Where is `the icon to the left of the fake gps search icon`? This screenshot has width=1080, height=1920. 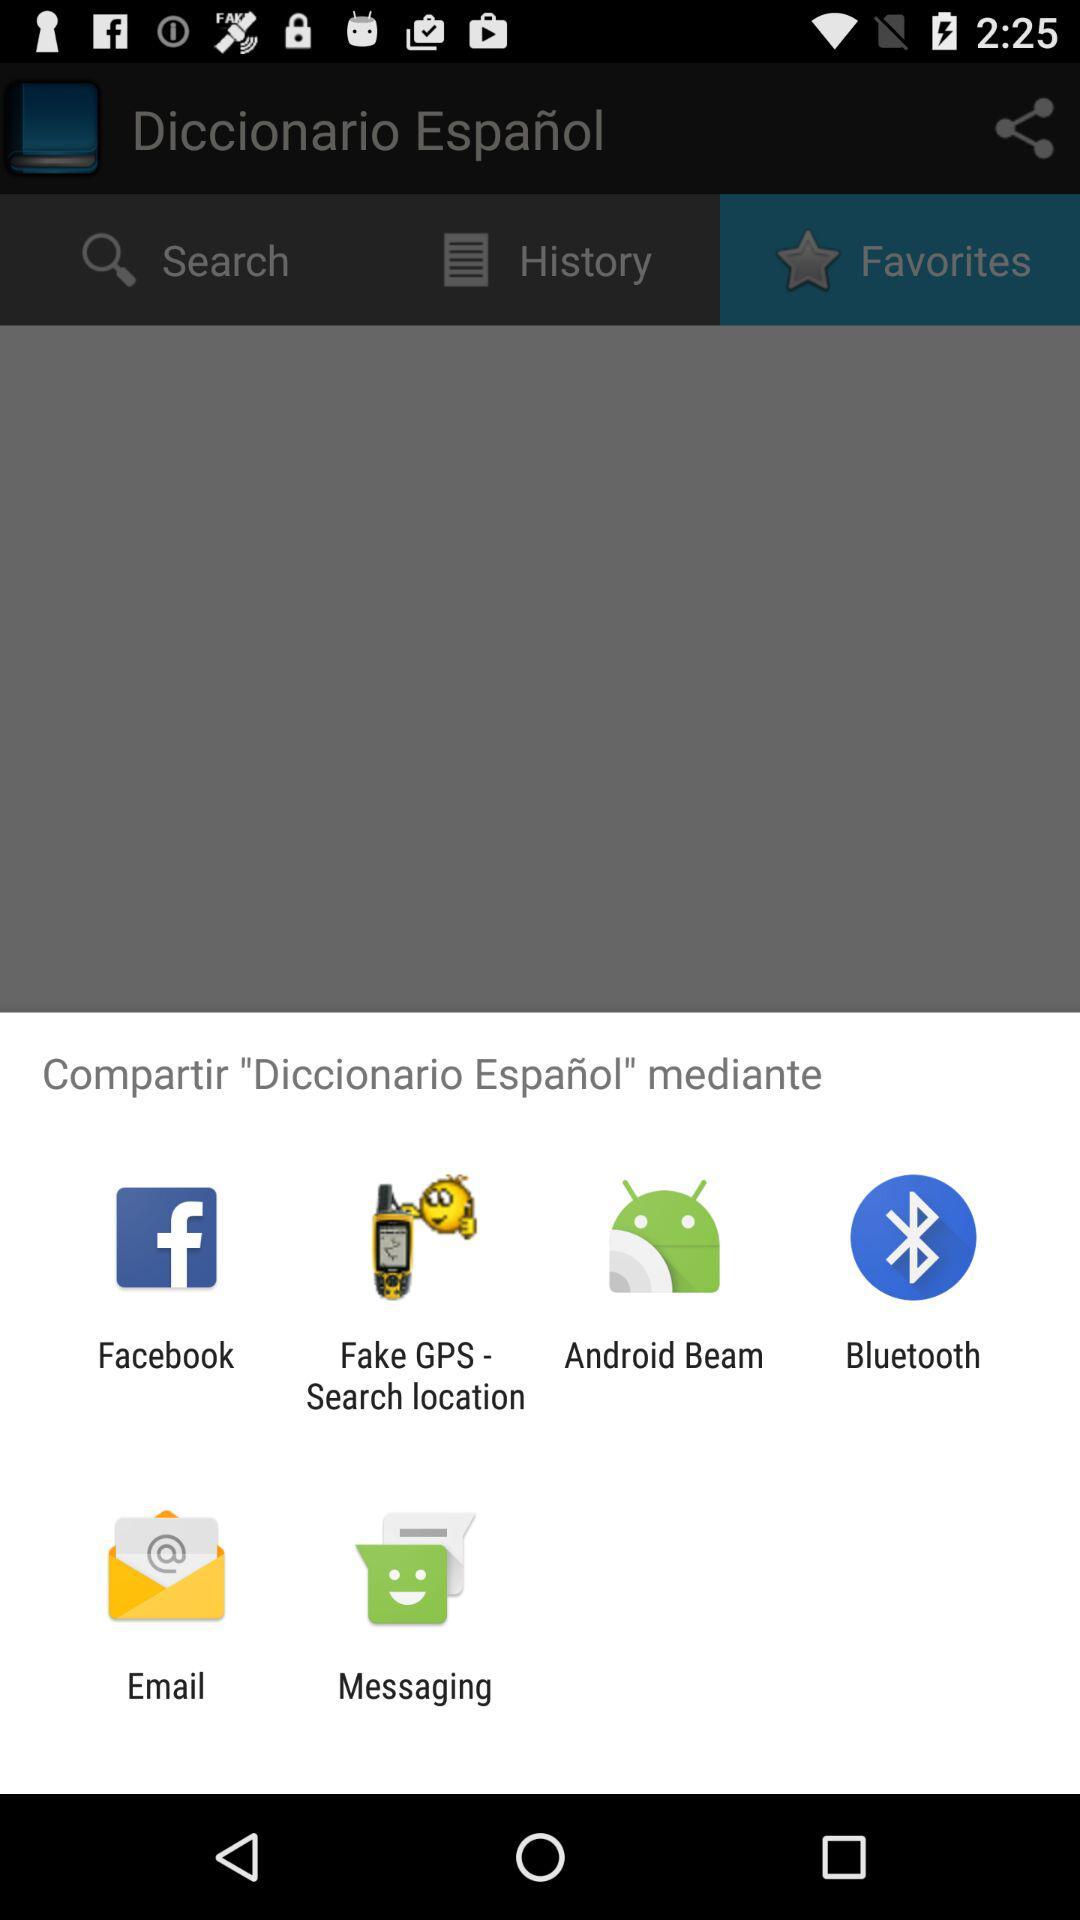 the icon to the left of the fake gps search icon is located at coordinates (165, 1374).